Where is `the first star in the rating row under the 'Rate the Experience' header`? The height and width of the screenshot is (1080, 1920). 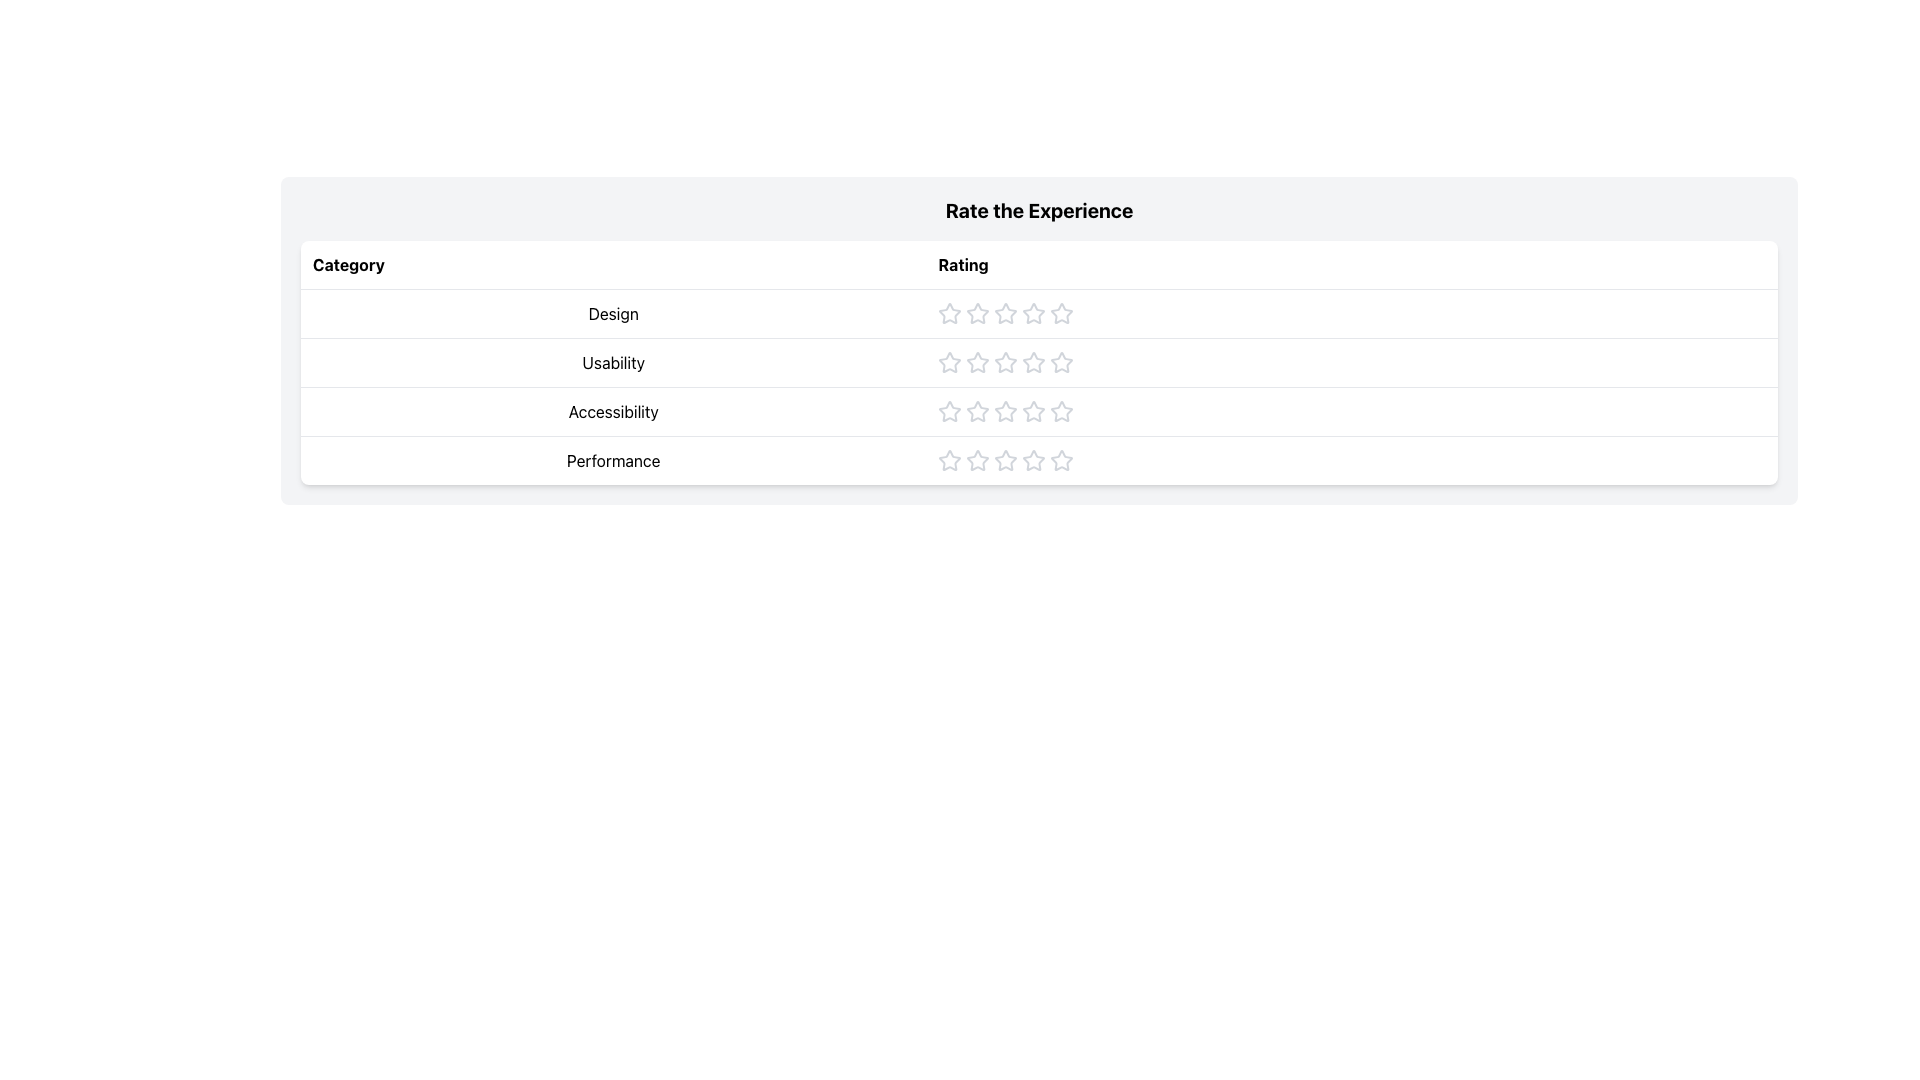
the first star in the rating row under the 'Rate the Experience' header is located at coordinates (978, 313).